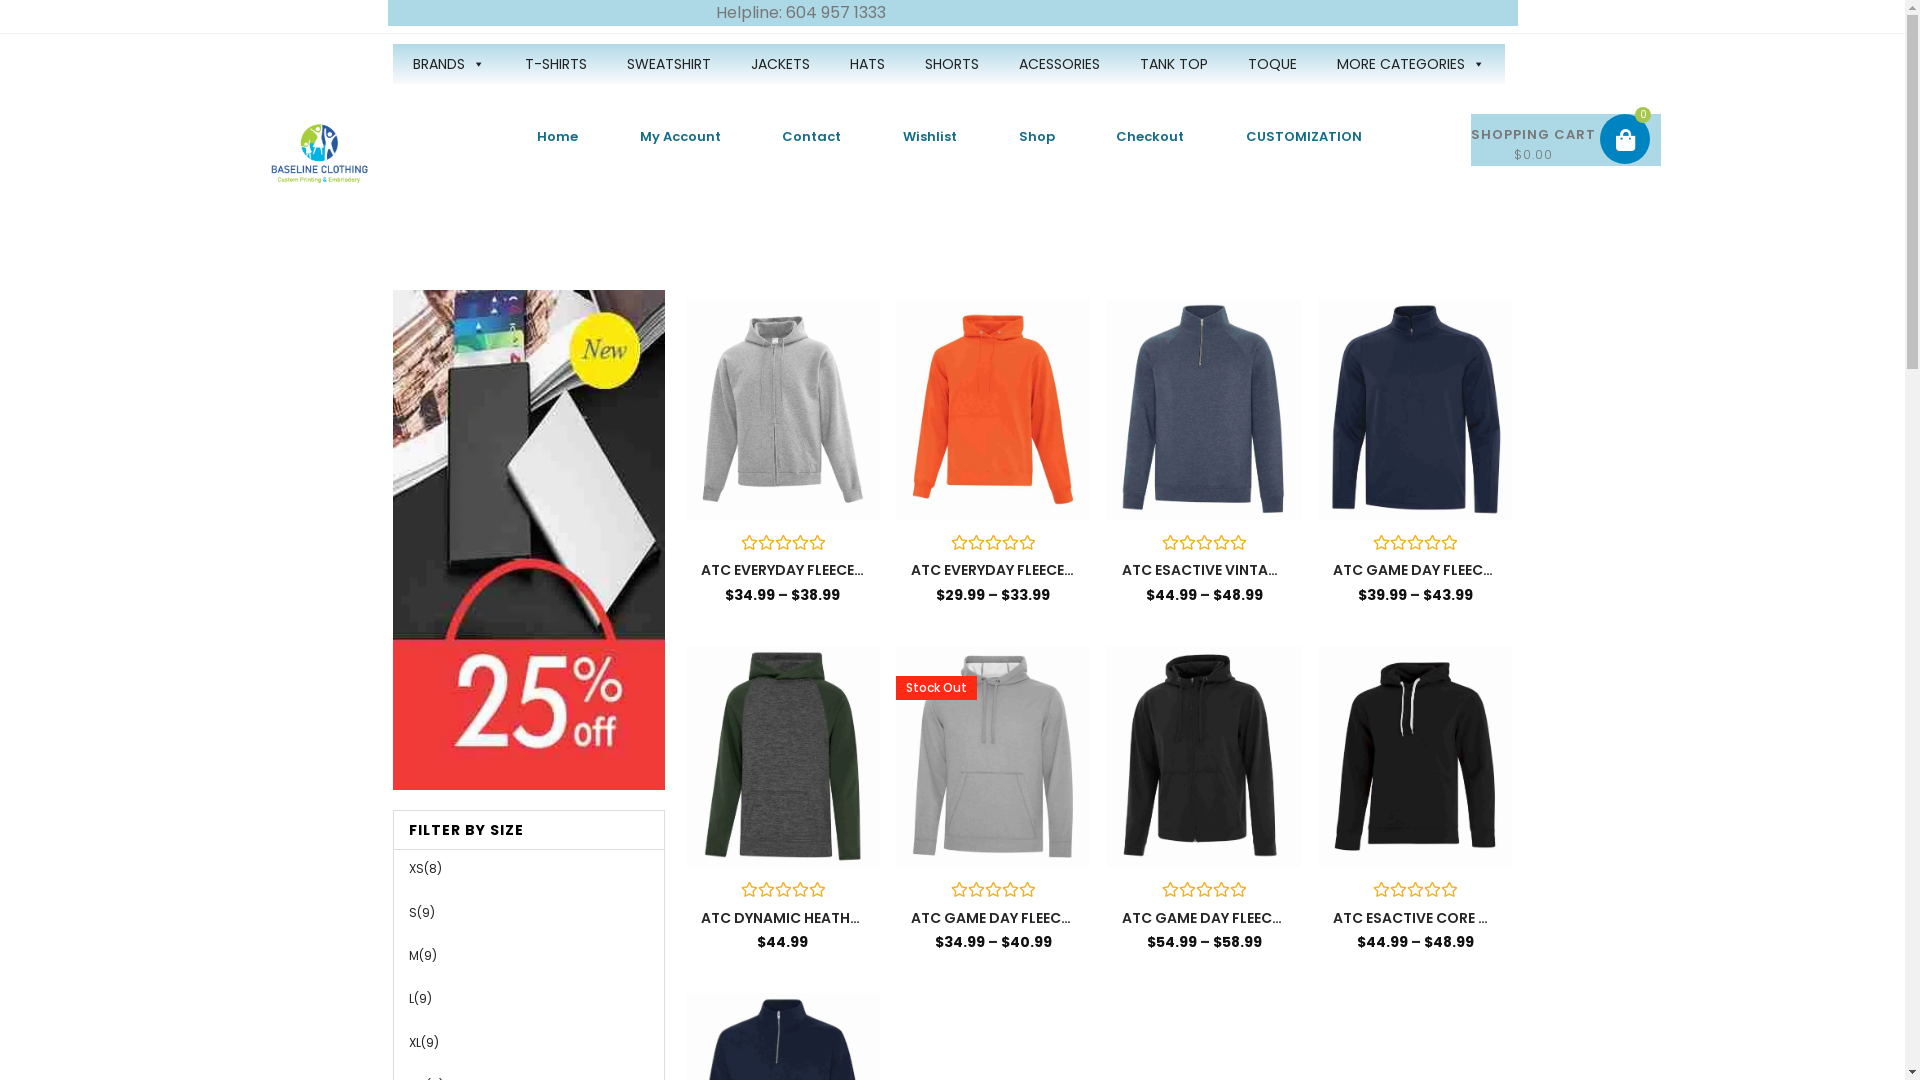 The image size is (1920, 1080). What do you see at coordinates (872, 136) in the screenshot?
I see `'Wishlist'` at bounding box center [872, 136].